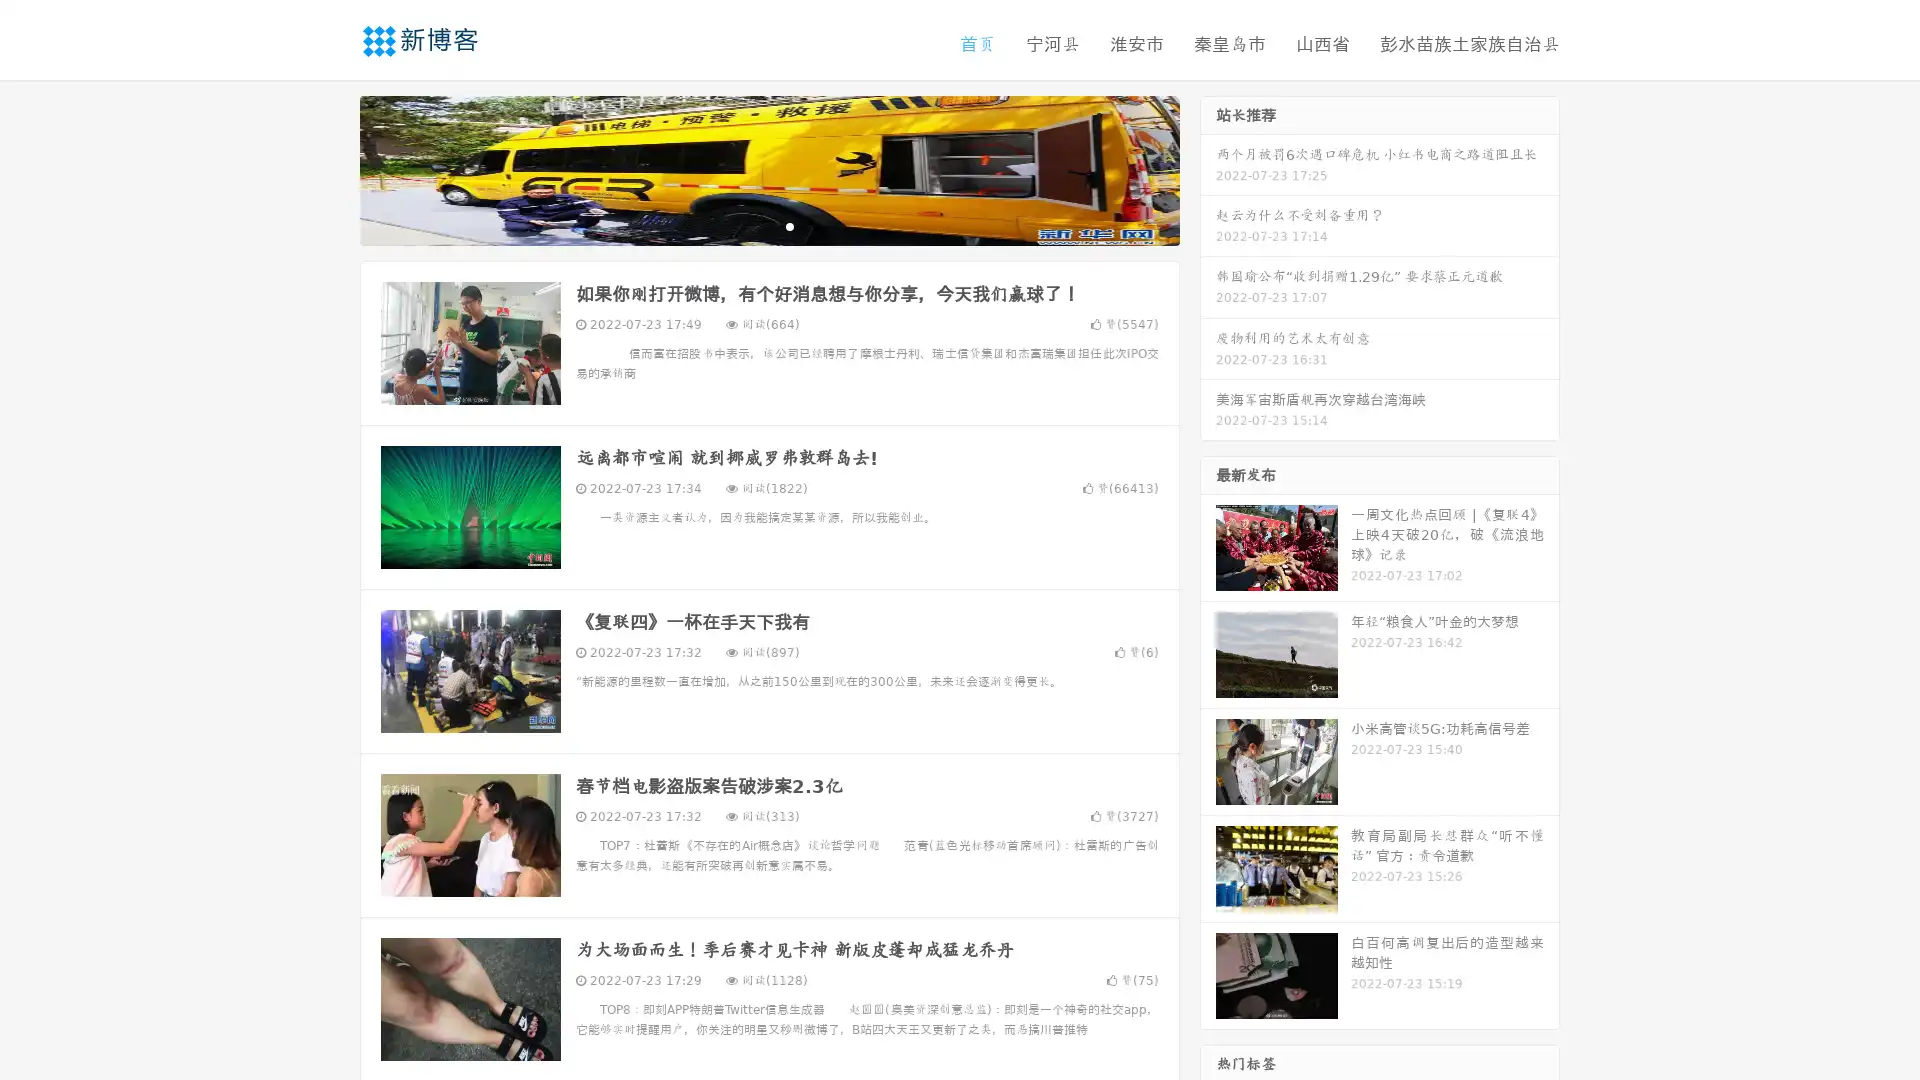 The width and height of the screenshot is (1920, 1080). I want to click on Previous slide, so click(330, 168).